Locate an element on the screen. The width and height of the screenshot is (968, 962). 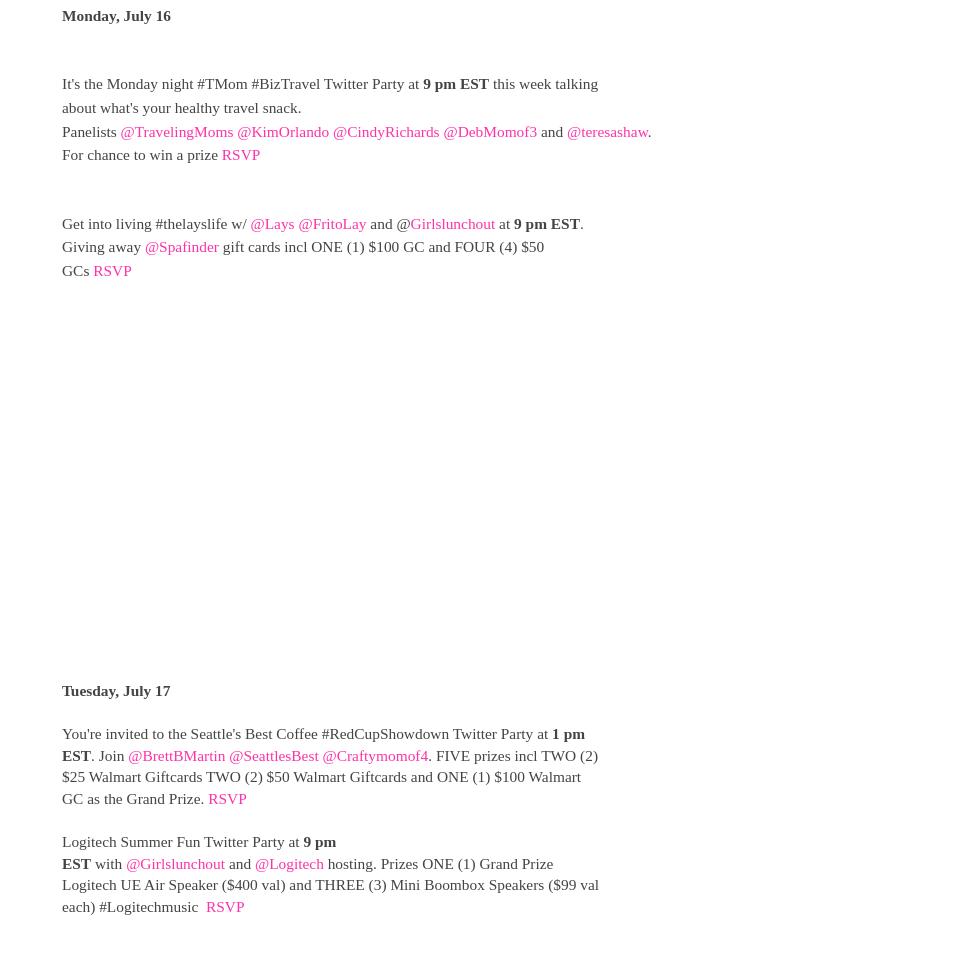
'@TravelingMoms' is located at coordinates (120, 129).